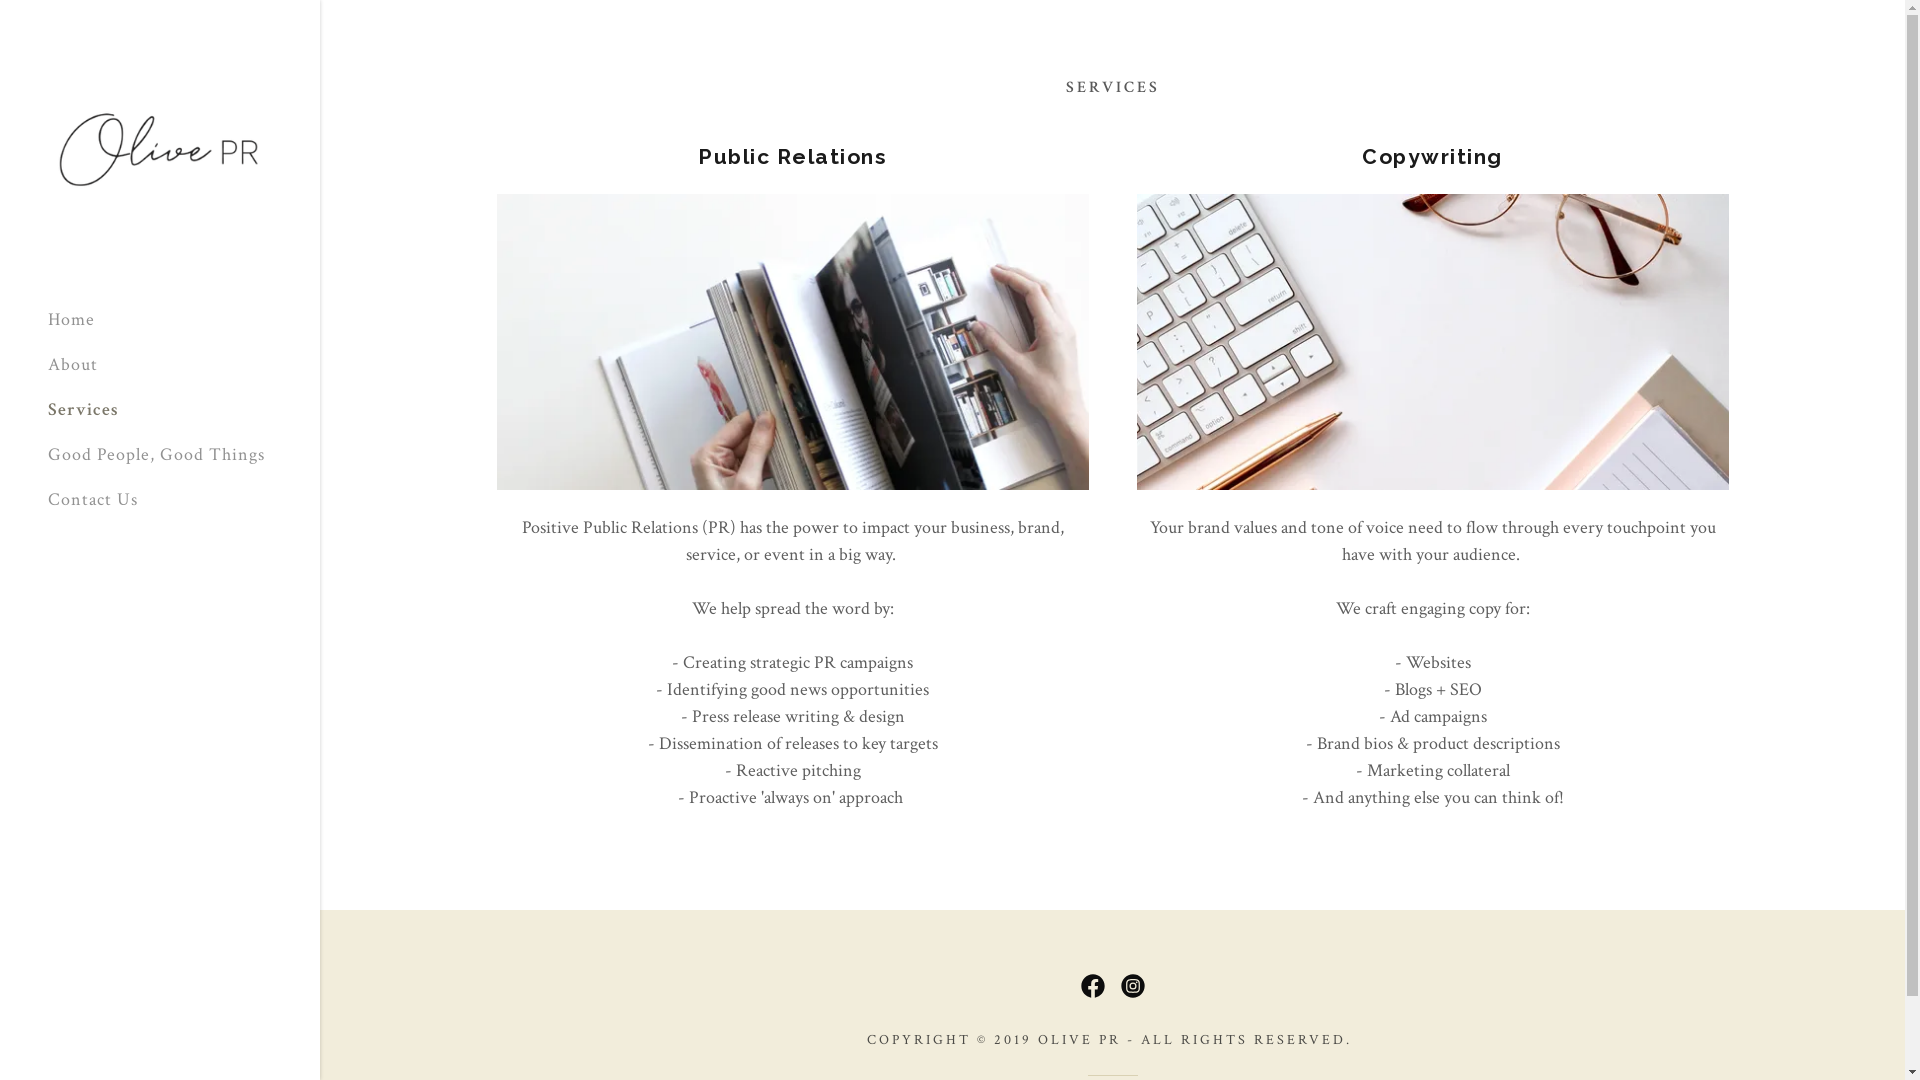 This screenshot has height=1080, width=1920. I want to click on 'About', so click(48, 364).